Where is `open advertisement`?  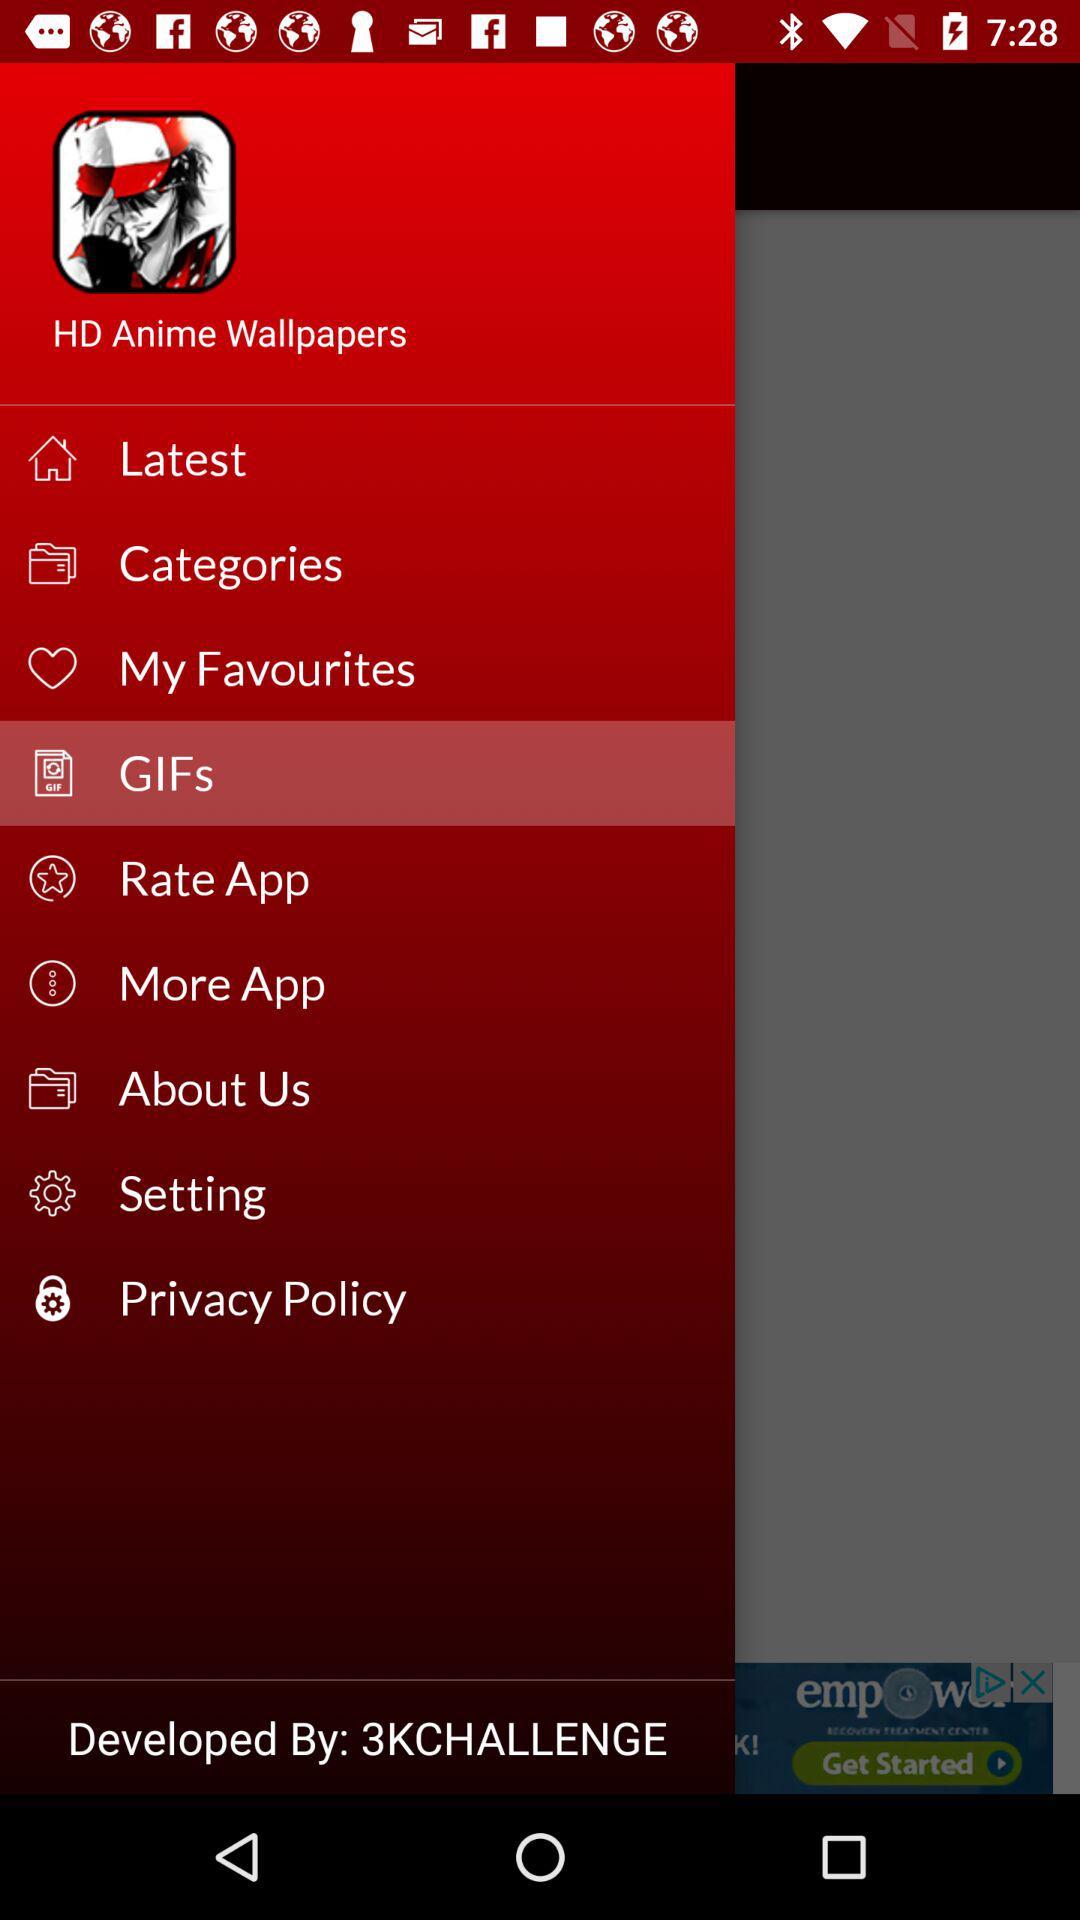 open advertisement is located at coordinates (540, 1727).